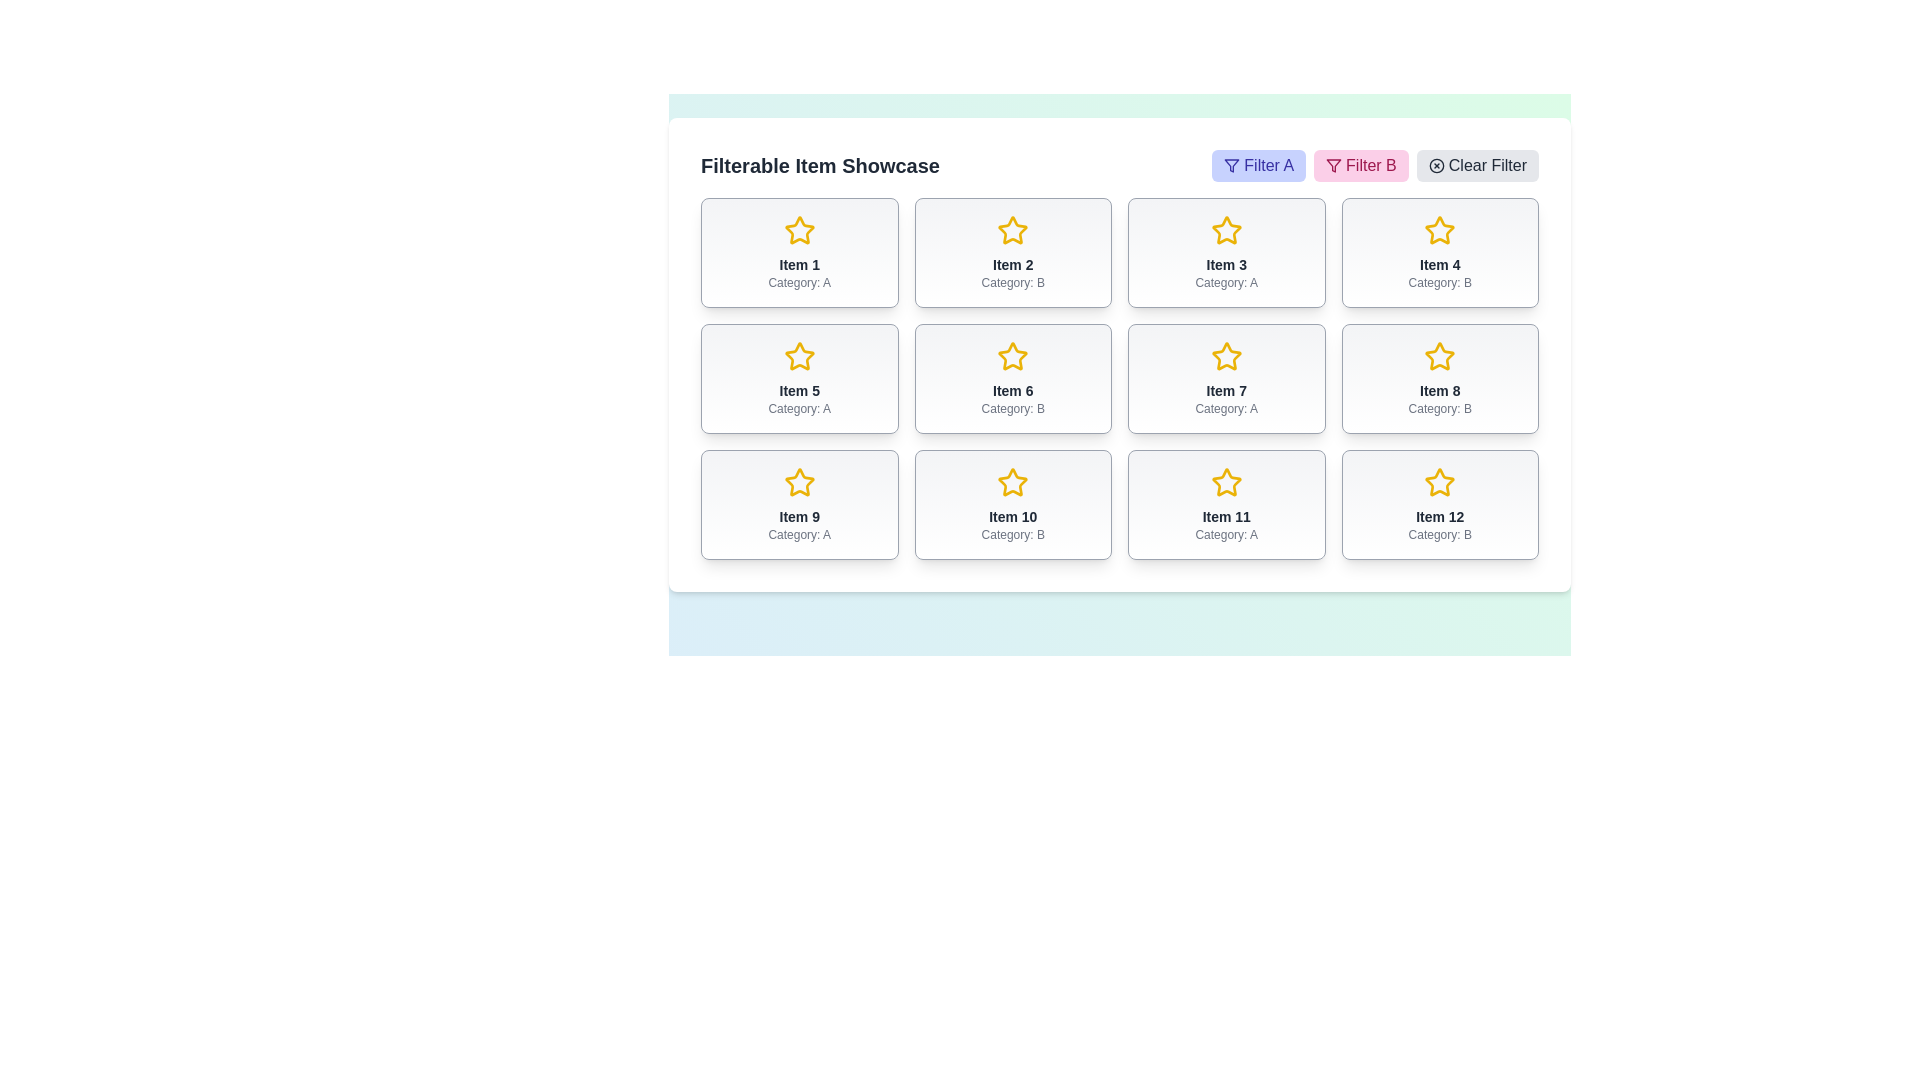 This screenshot has height=1080, width=1920. What do you see at coordinates (1225, 264) in the screenshot?
I see `the static text label 'Item 3' which is located in the first row, third column of the grid, positioned below a yellow star icon and above the text 'Category: A'` at bounding box center [1225, 264].